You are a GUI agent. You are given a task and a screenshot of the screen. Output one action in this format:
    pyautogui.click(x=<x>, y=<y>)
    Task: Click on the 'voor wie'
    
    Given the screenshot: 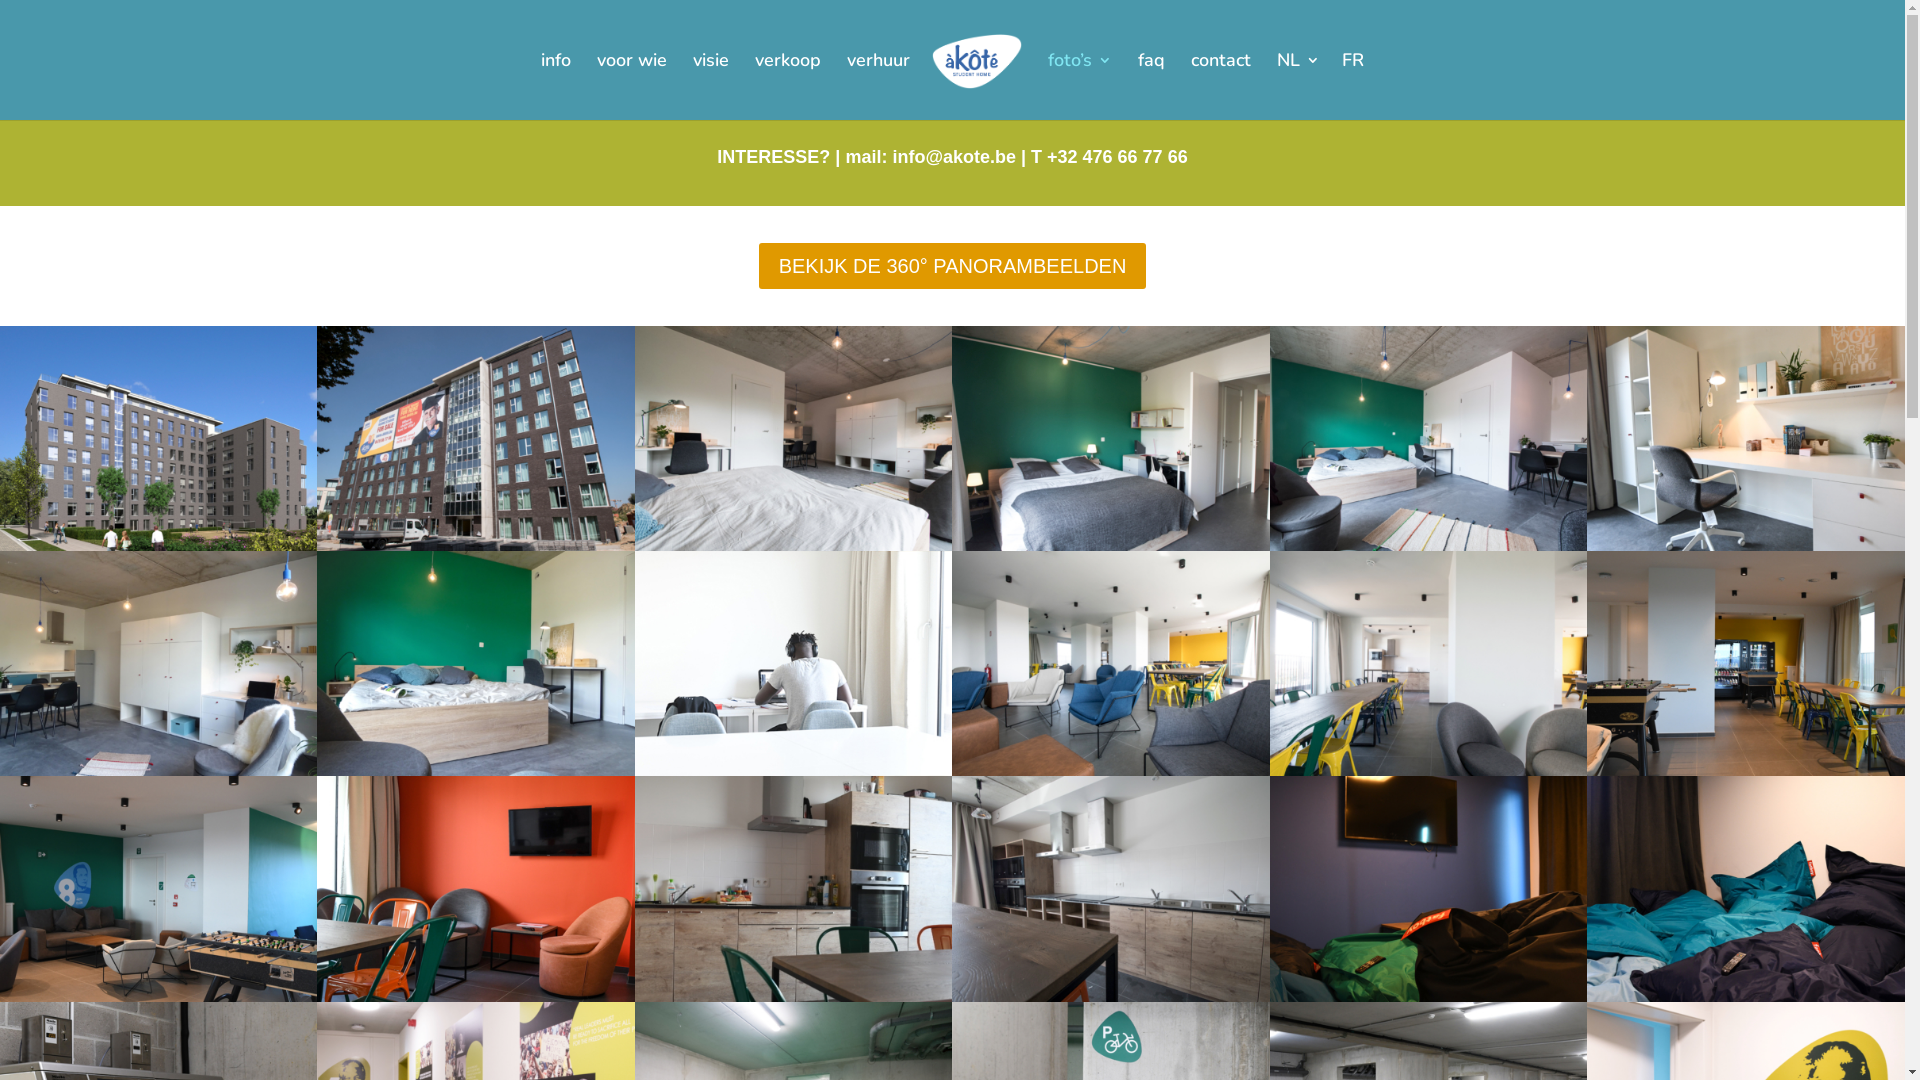 What is the action you would take?
    pyautogui.click(x=631, y=85)
    